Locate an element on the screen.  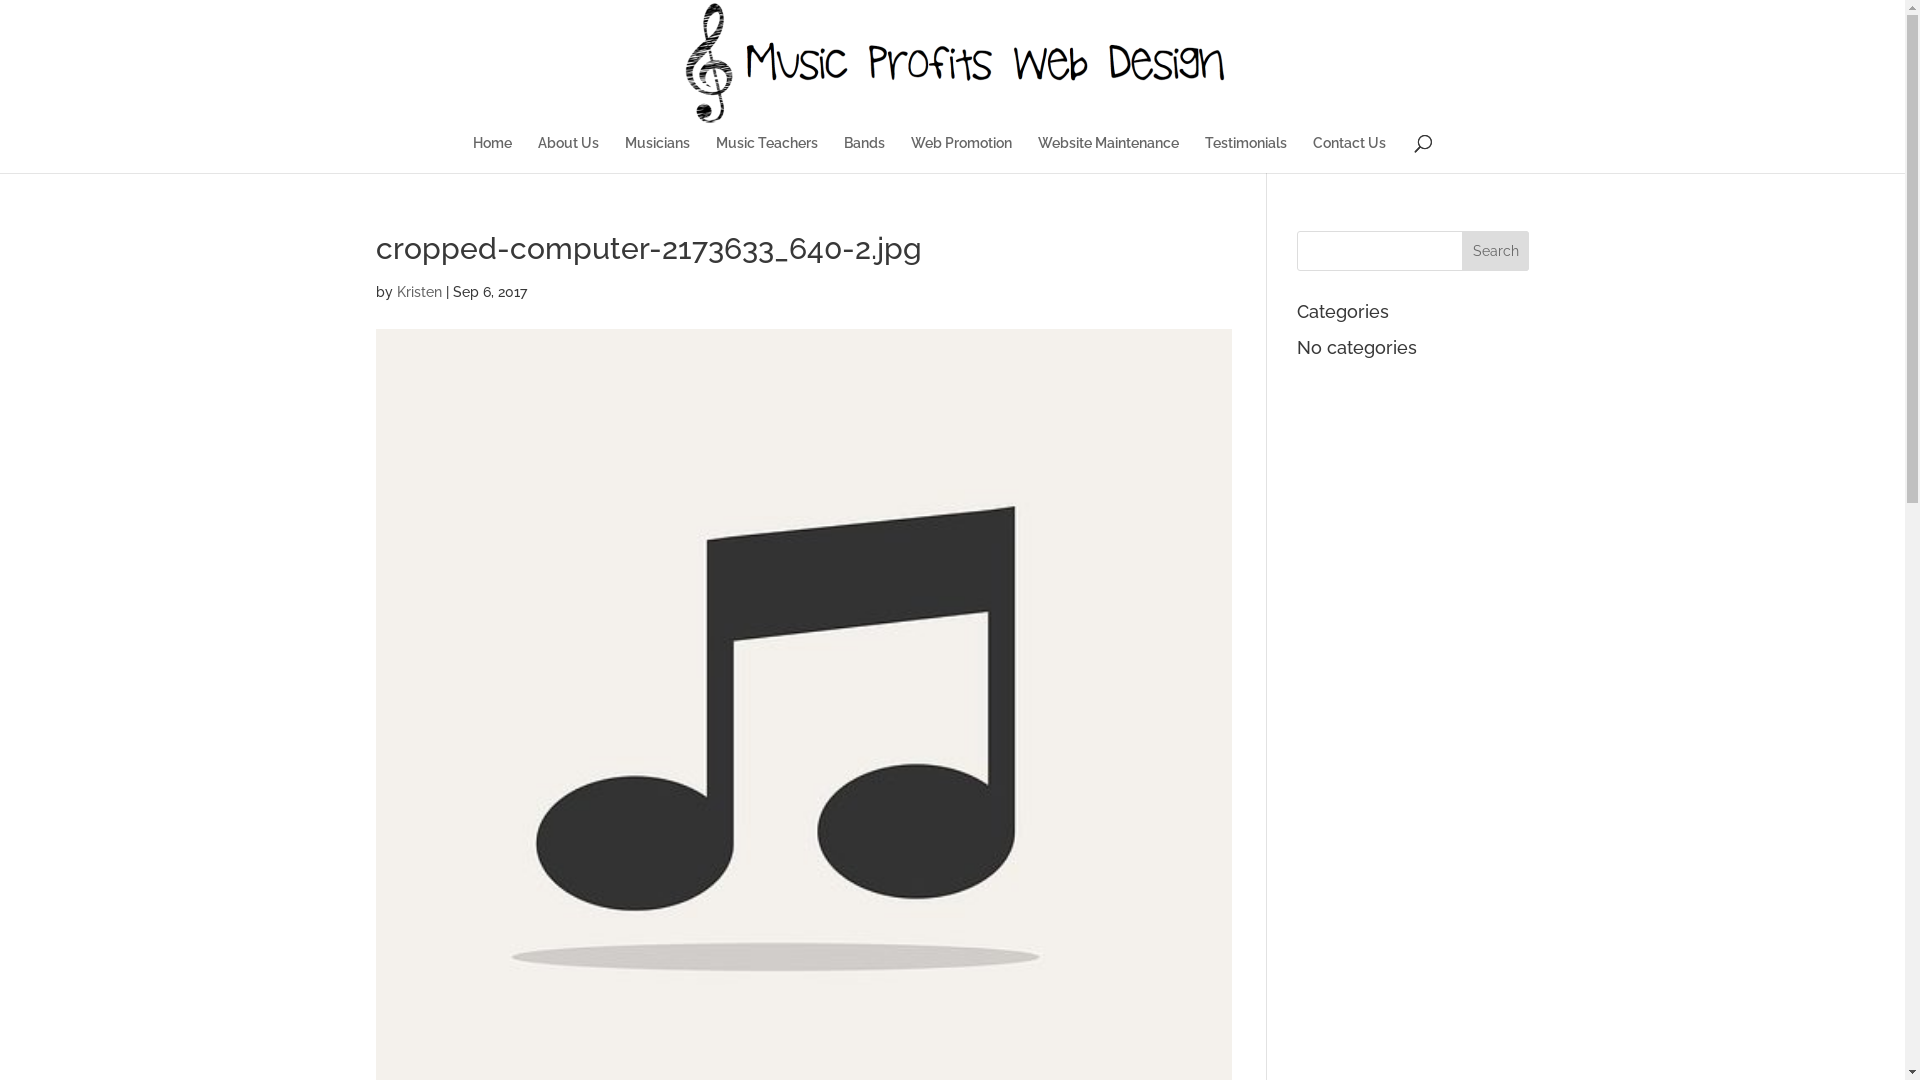
'Bands' is located at coordinates (864, 153).